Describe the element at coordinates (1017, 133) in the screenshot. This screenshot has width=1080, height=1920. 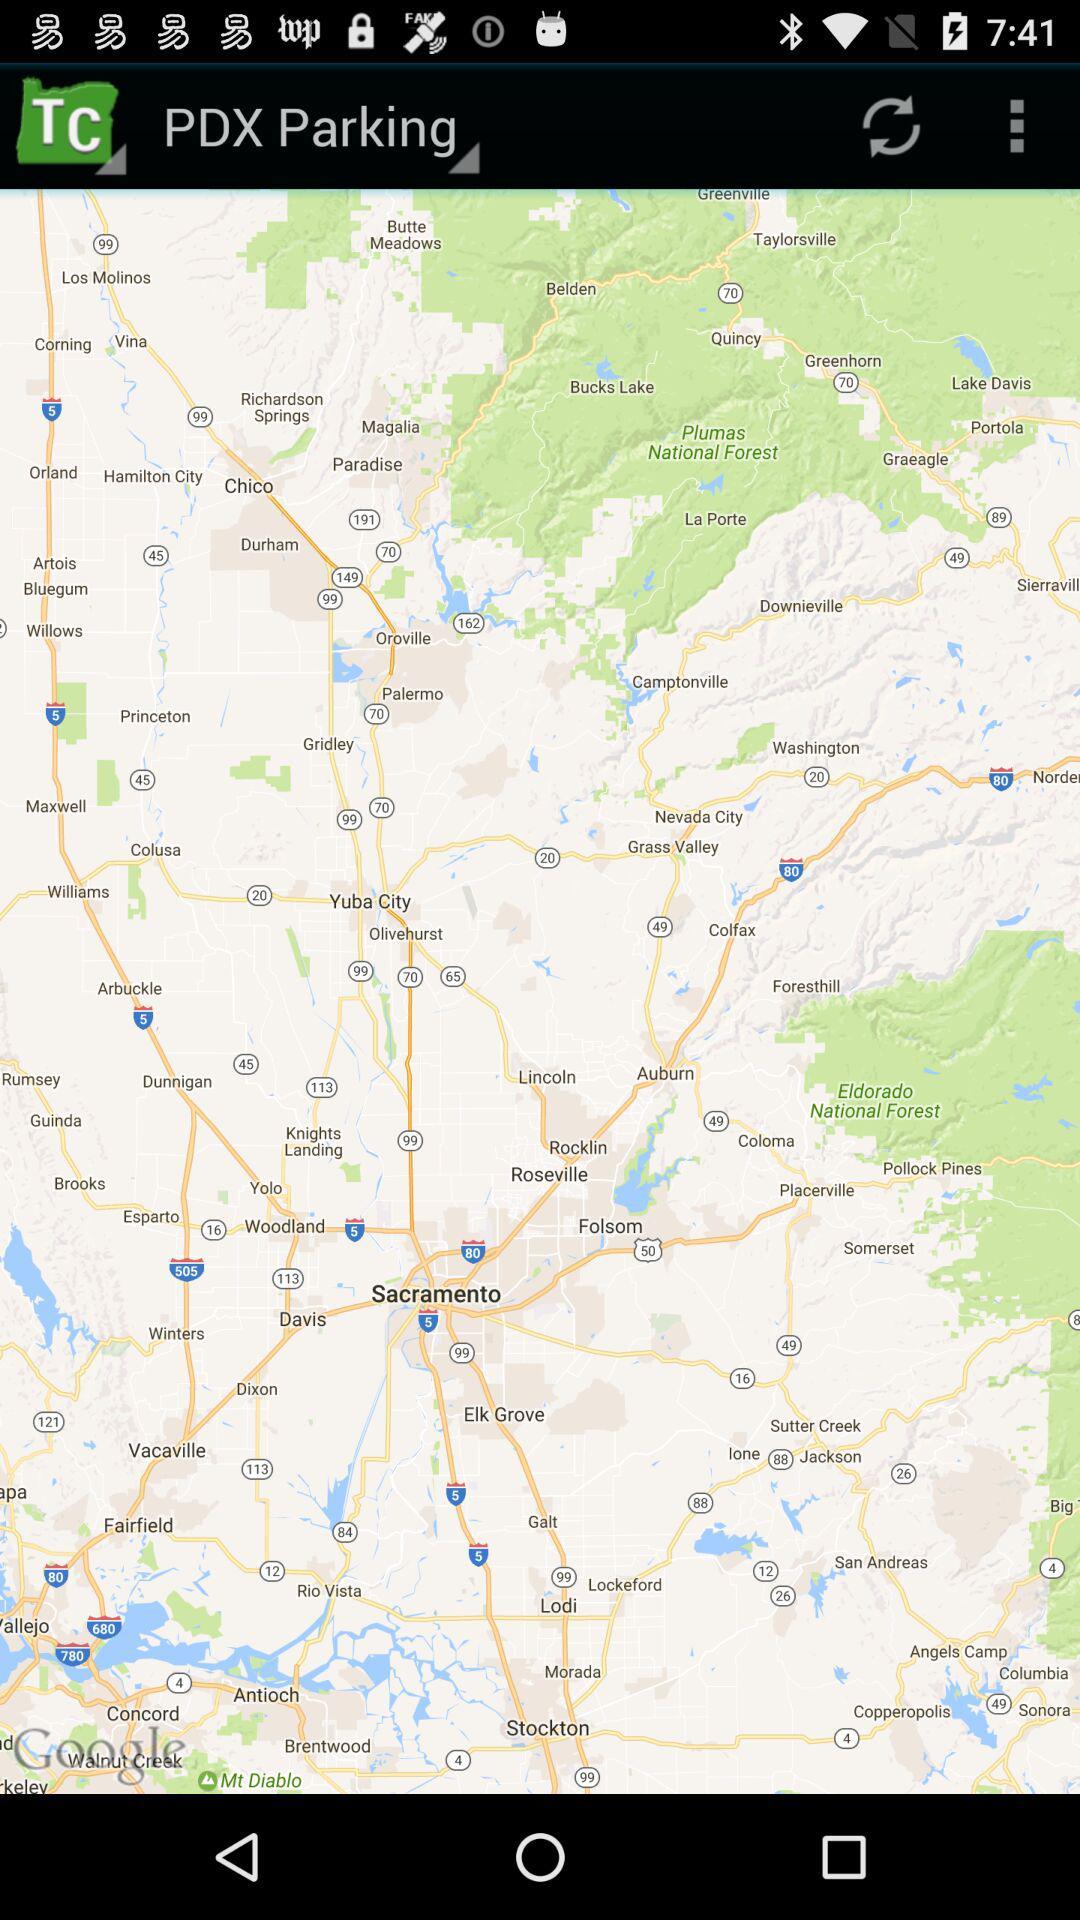
I see `the more icon` at that location.